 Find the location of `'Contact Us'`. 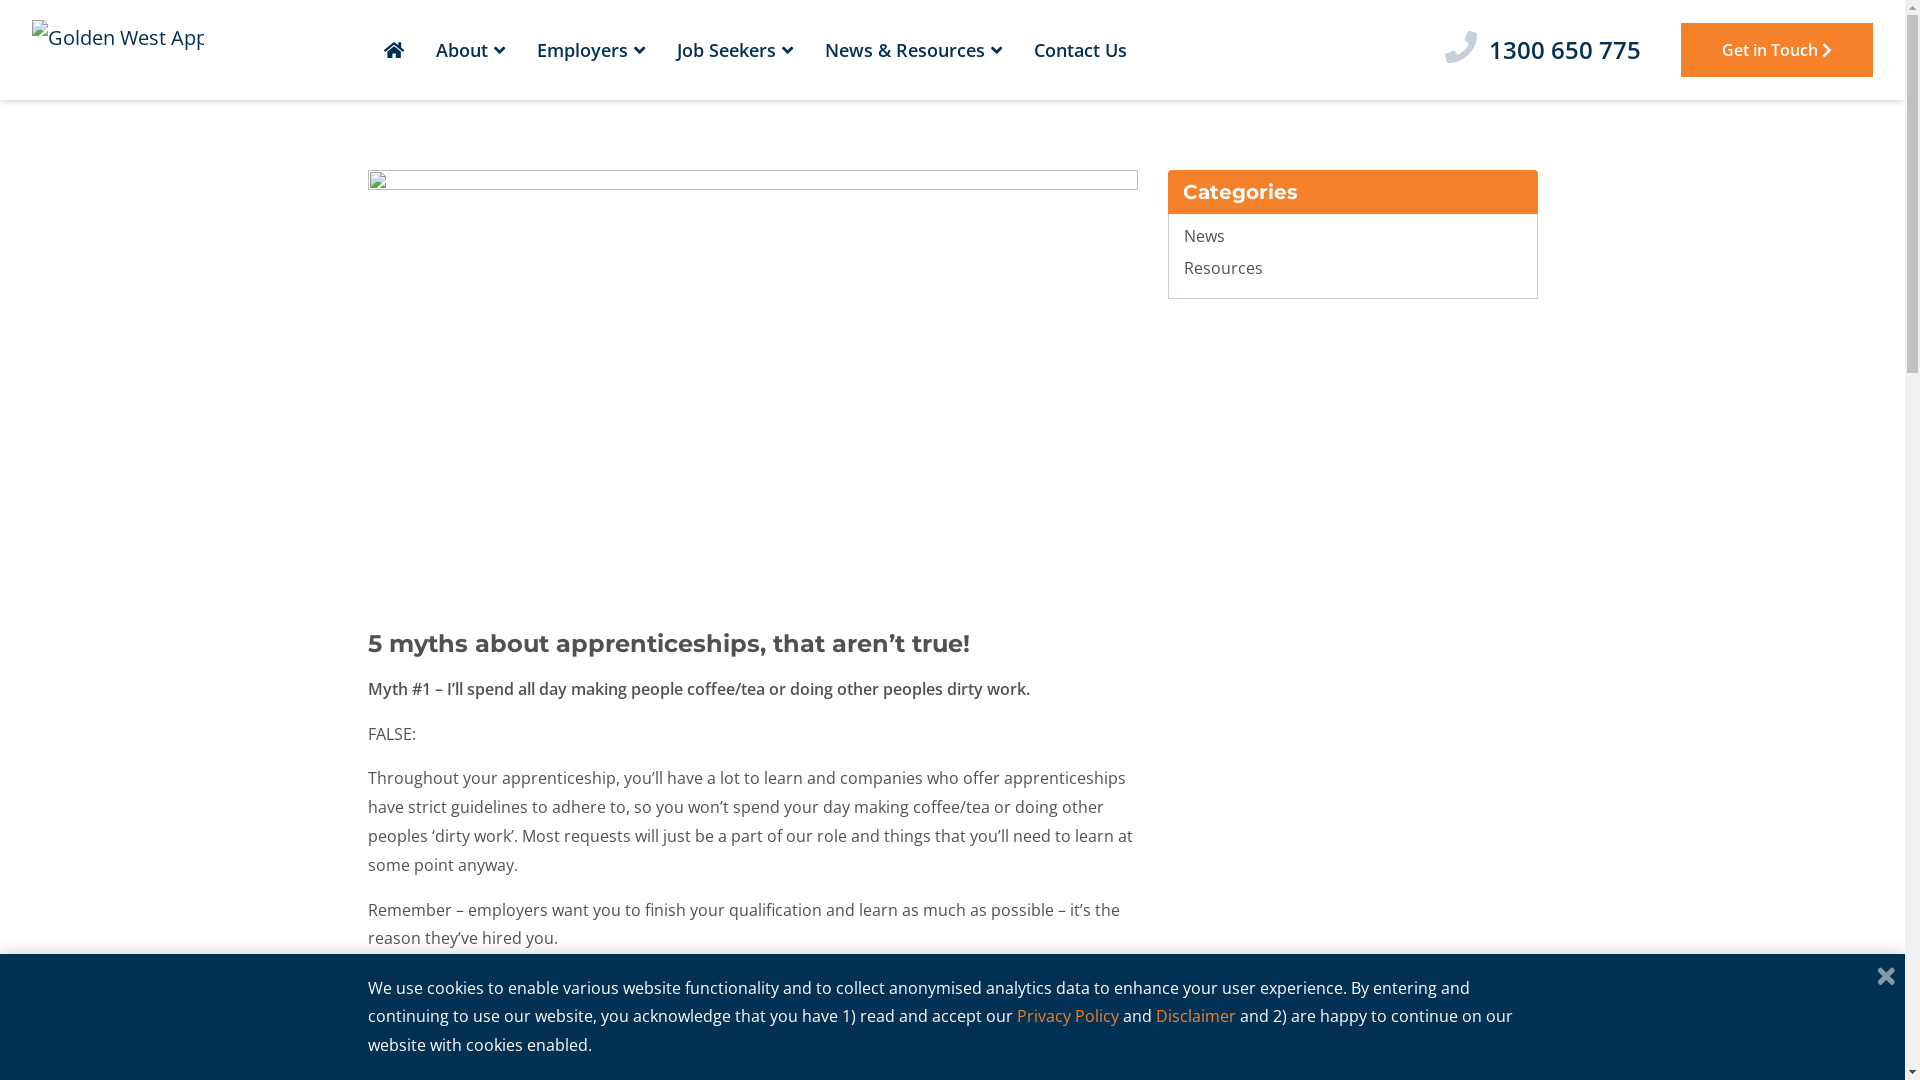

'Contact Us' is located at coordinates (1079, 49).